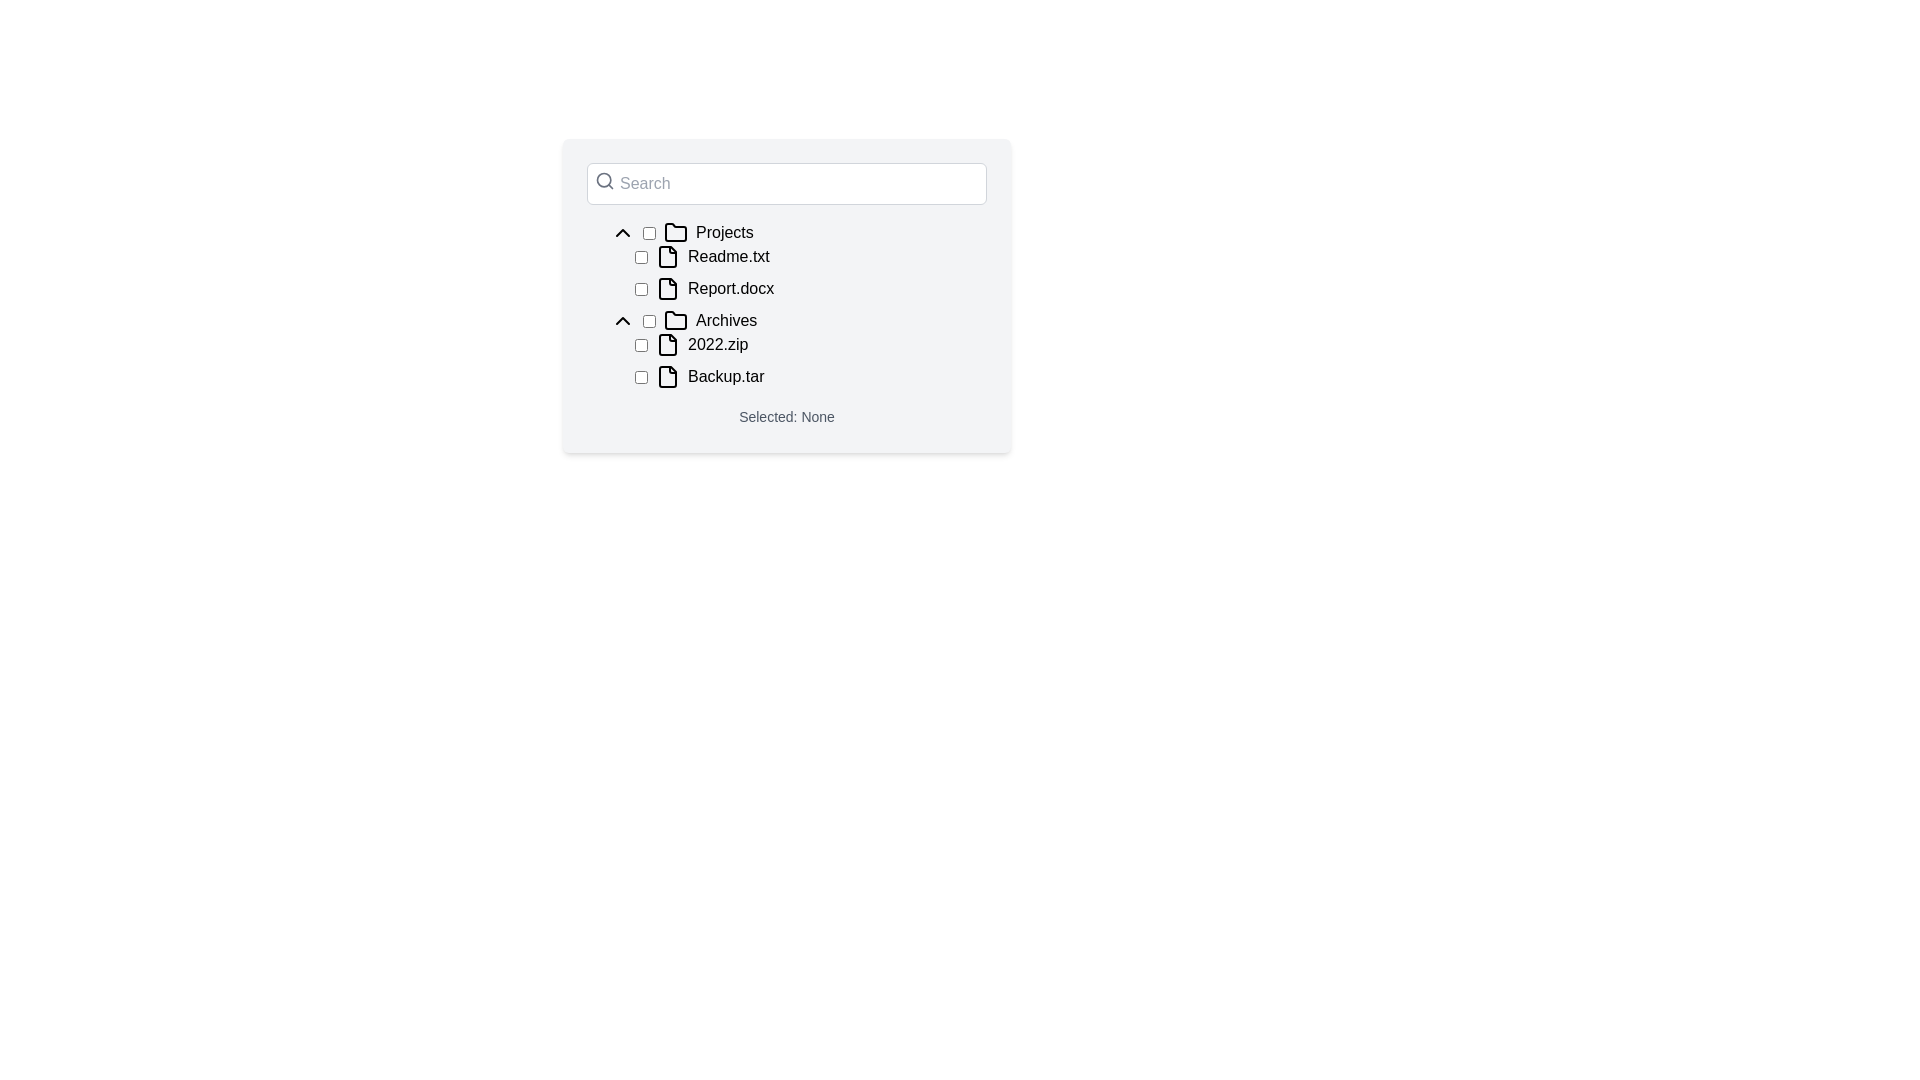 The height and width of the screenshot is (1080, 1920). Describe the element at coordinates (811, 289) in the screenshot. I see `the file represented by the row containing the checkbox and the text label 'Report.docx', which is the second file entry under 'Projects'` at that location.